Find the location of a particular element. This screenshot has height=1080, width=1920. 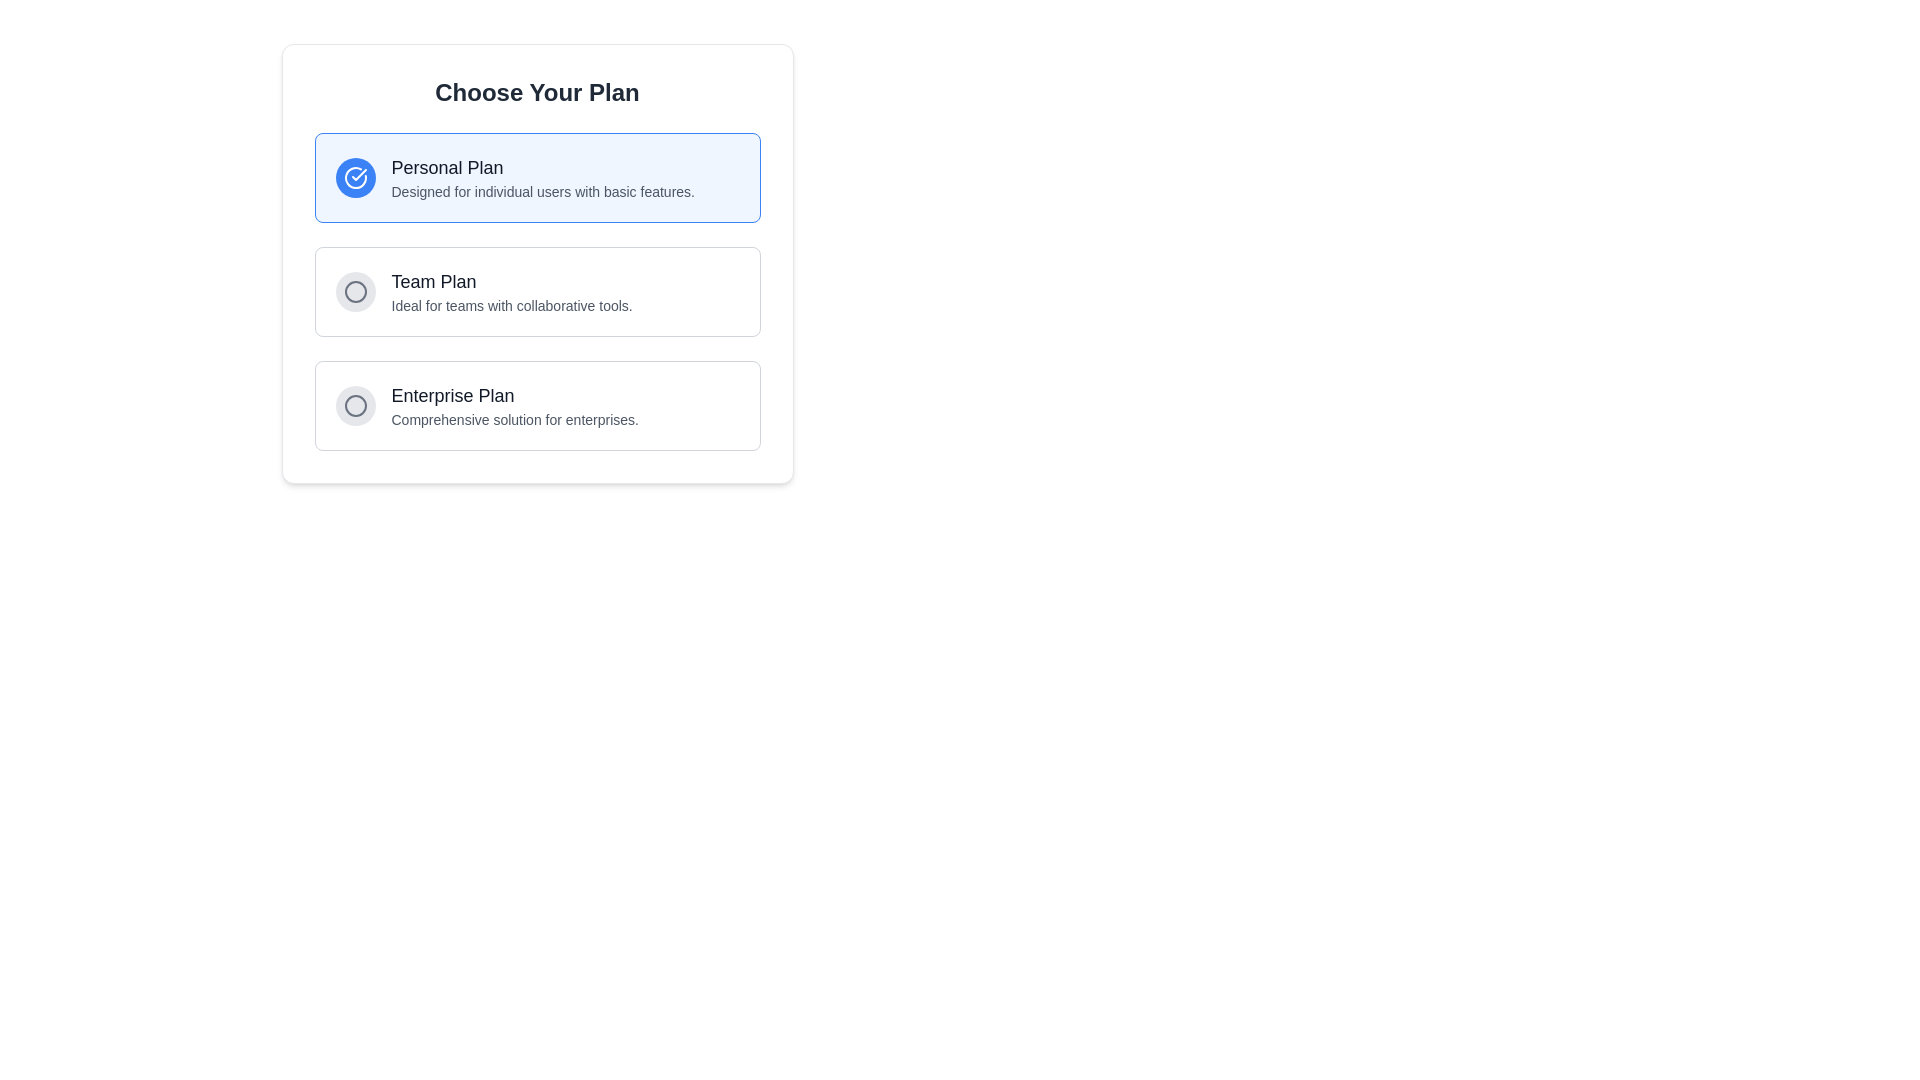

the check mark icon within the SVG element that represents the 'Personal Plan' option, indicating it is active or selected is located at coordinates (359, 173).